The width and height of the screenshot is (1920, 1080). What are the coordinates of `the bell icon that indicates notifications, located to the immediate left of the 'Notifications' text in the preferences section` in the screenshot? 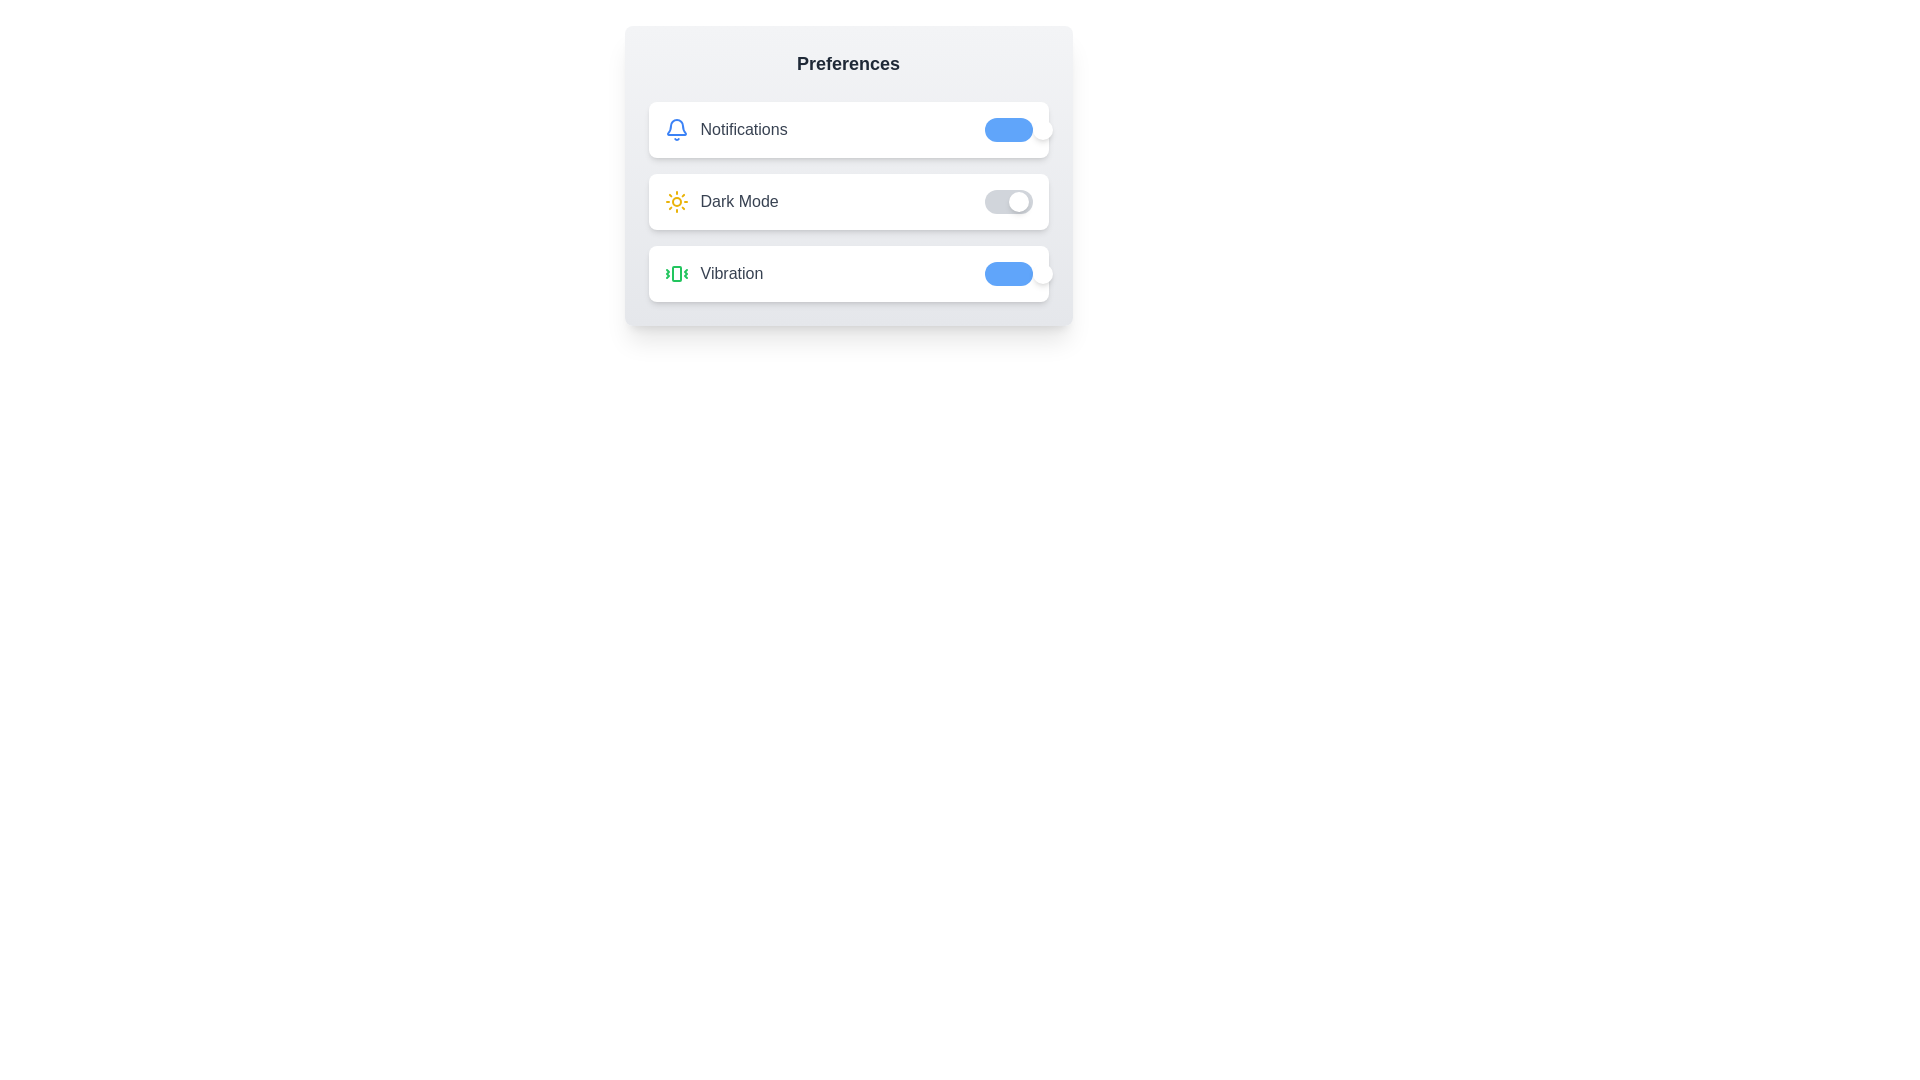 It's located at (676, 130).